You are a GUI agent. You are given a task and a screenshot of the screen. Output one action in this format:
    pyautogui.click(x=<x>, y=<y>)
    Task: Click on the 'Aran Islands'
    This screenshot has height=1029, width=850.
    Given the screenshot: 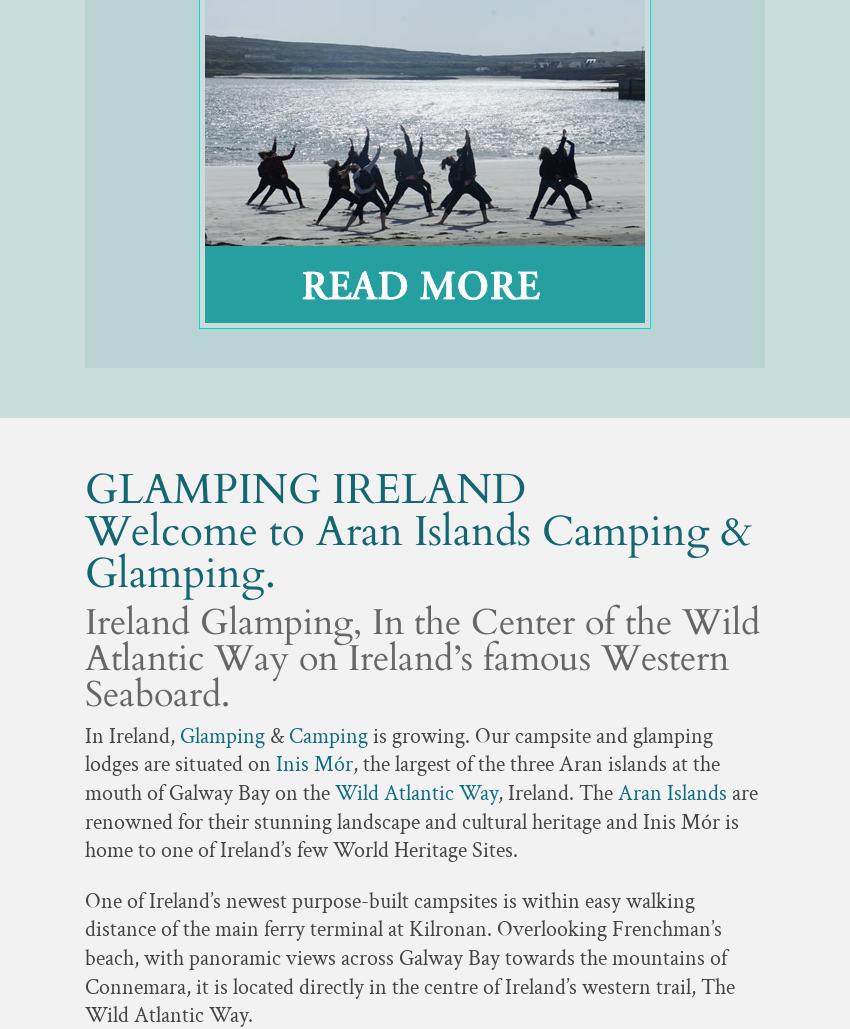 What is the action you would take?
    pyautogui.click(x=674, y=792)
    